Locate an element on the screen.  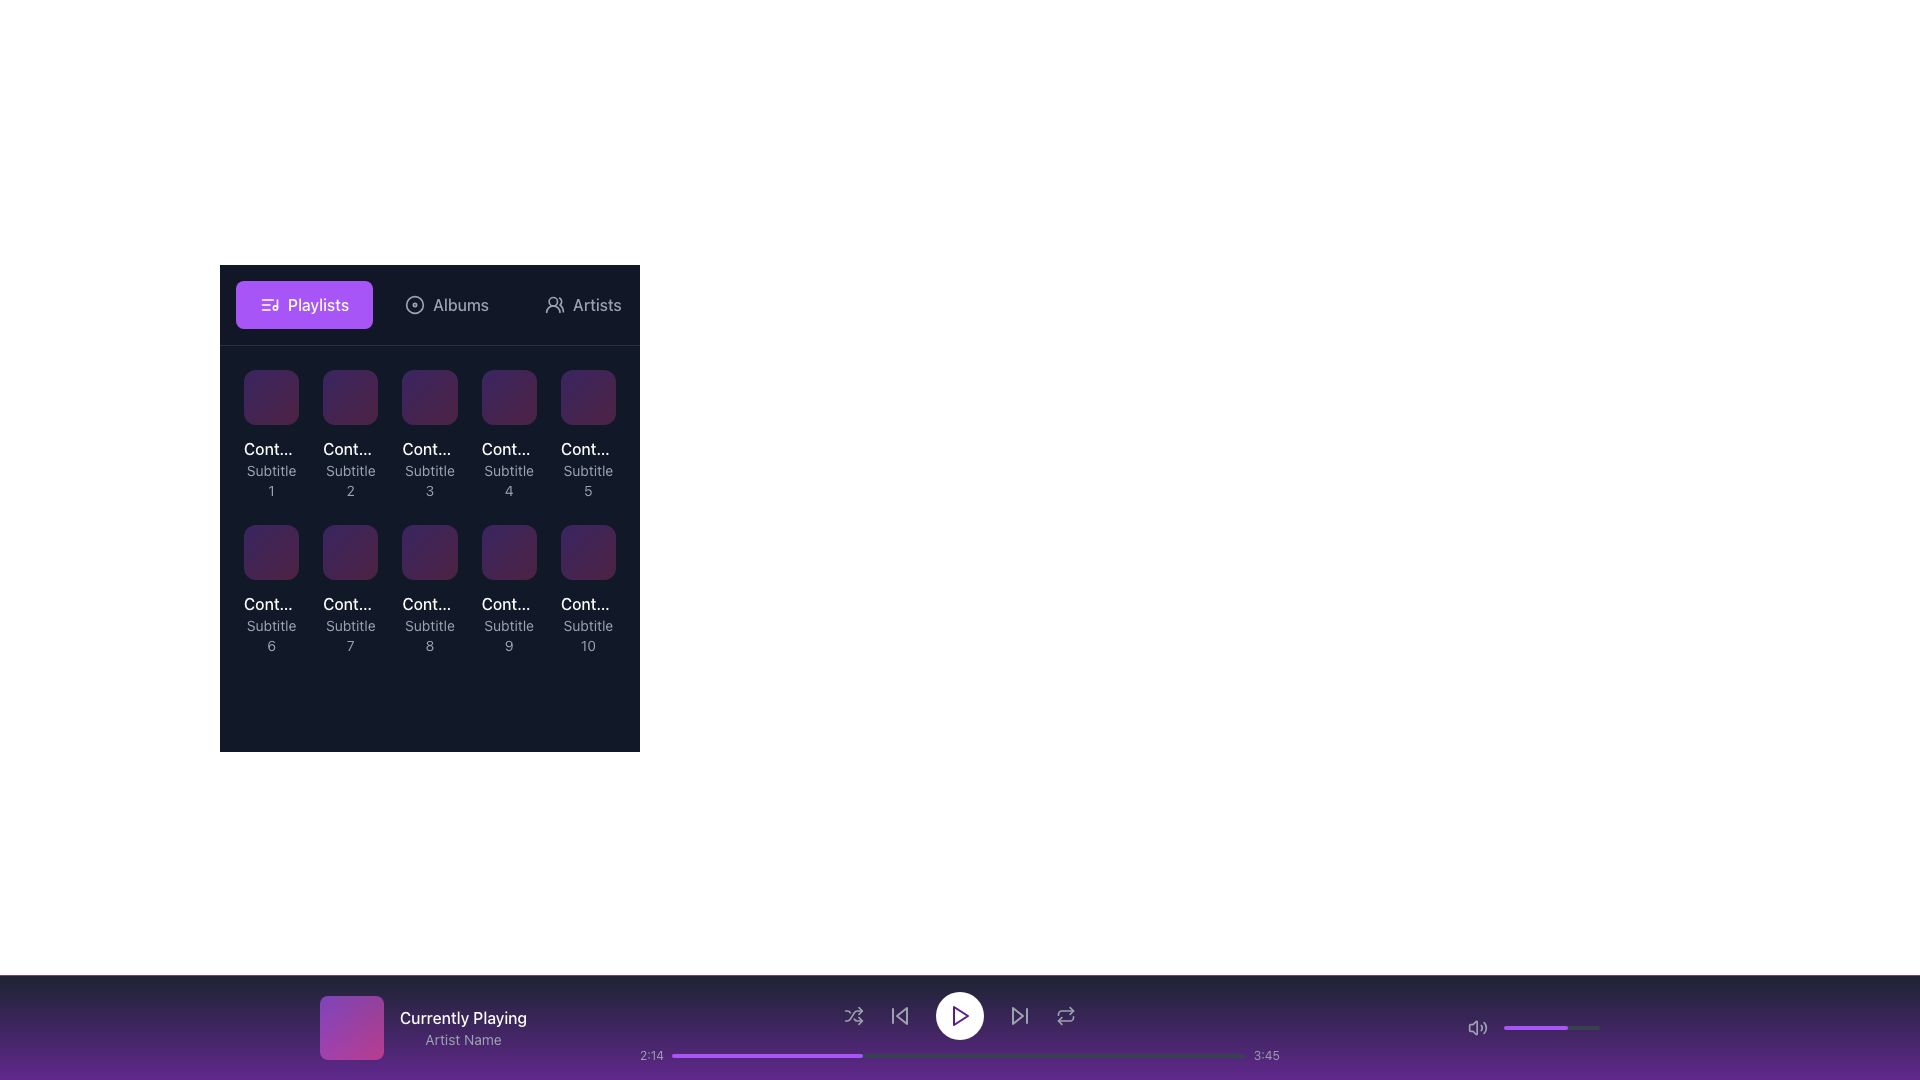
the 'Artists' button, which is a text label with gray text and a user group icon, located as the third item in the horizontal menu list is located at coordinates (582, 304).